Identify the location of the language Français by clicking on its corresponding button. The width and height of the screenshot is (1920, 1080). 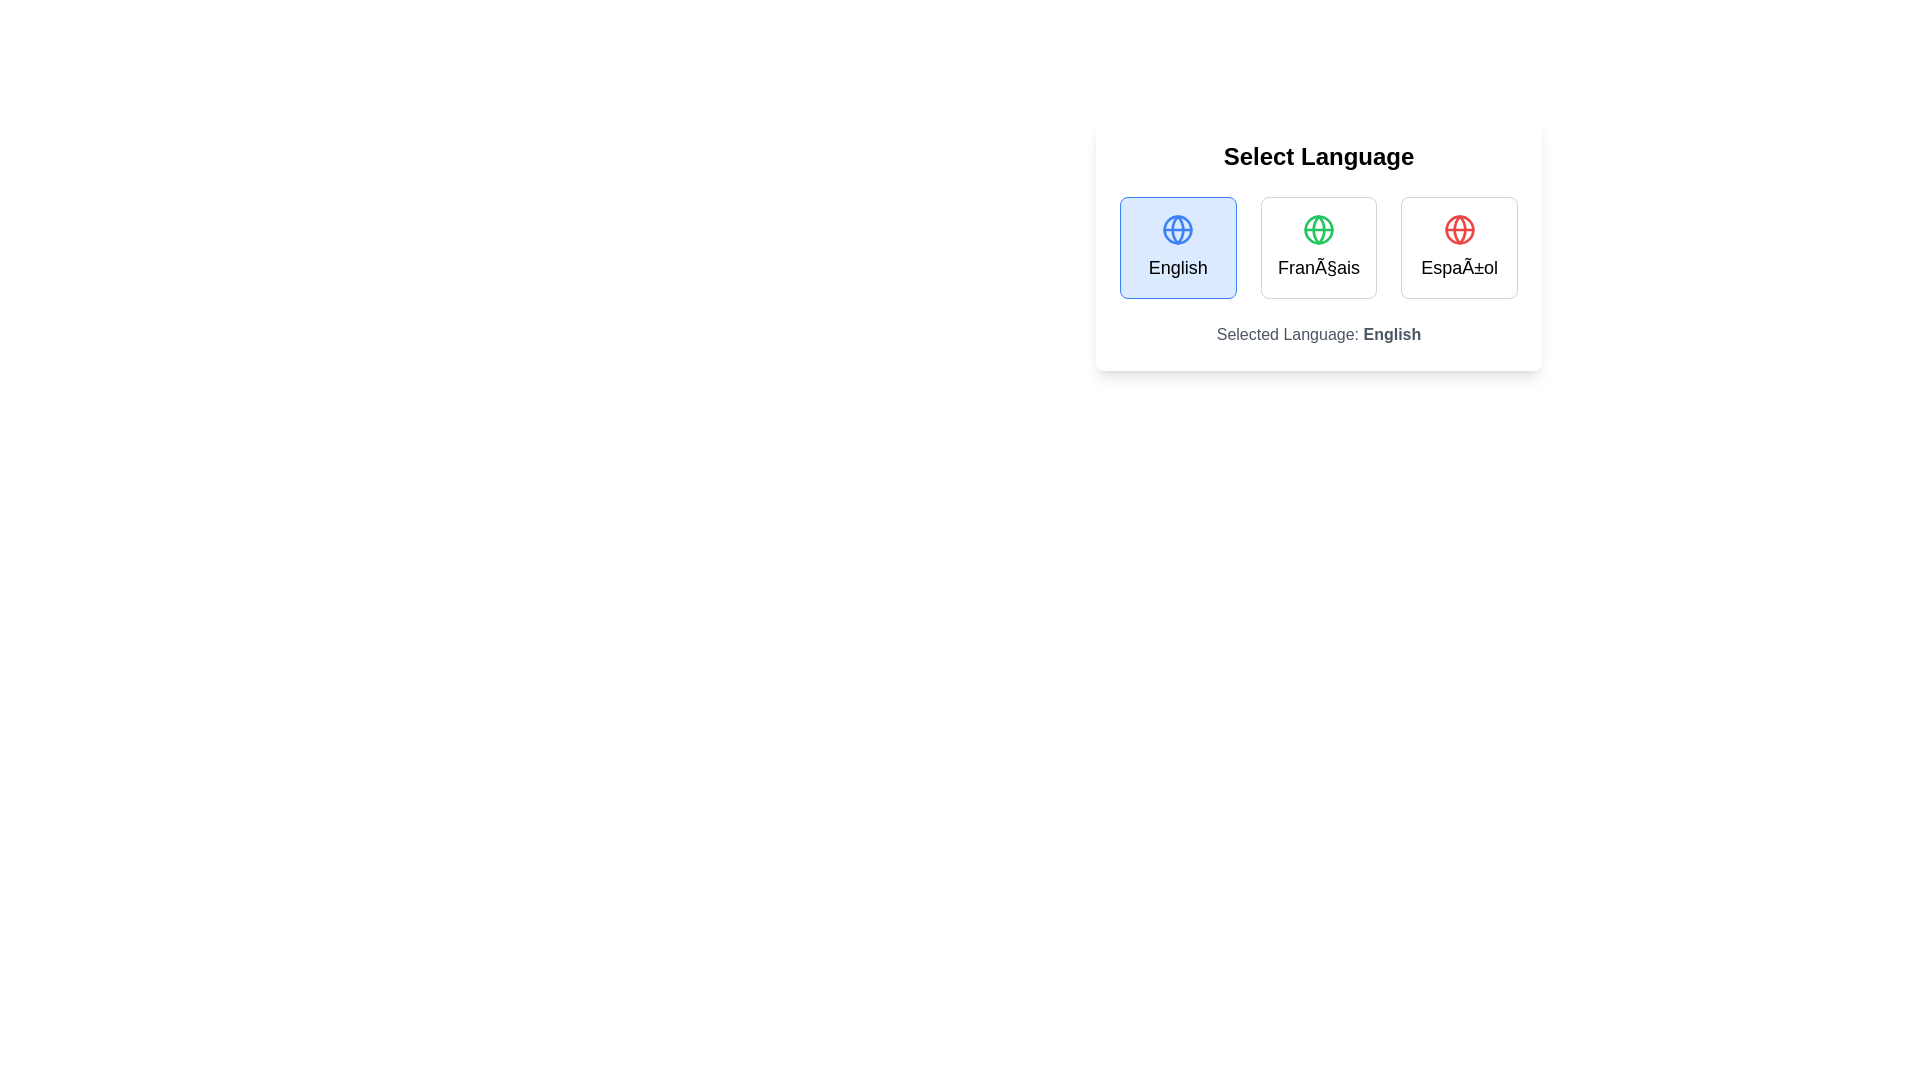
(1319, 246).